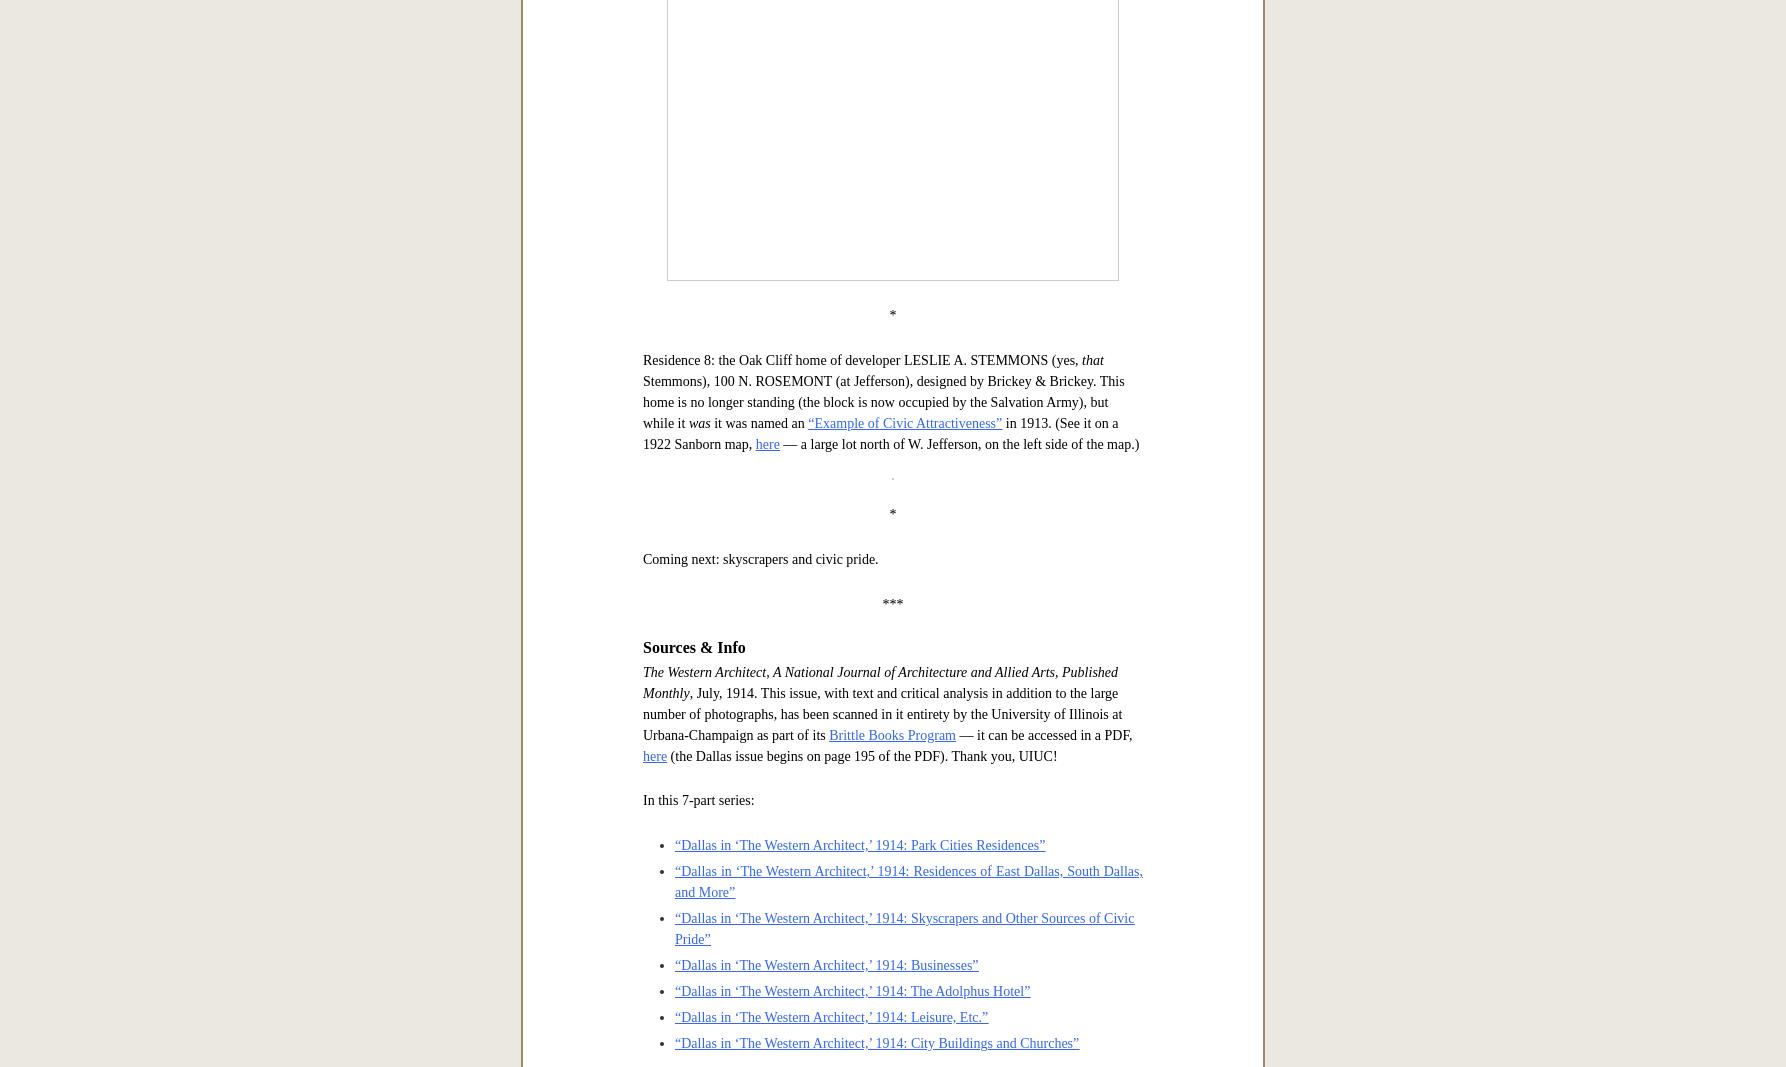 The image size is (1786, 1067). Describe the element at coordinates (830, 251) in the screenshot. I see `'). (See it on a 1921 Sanborn map,'` at that location.